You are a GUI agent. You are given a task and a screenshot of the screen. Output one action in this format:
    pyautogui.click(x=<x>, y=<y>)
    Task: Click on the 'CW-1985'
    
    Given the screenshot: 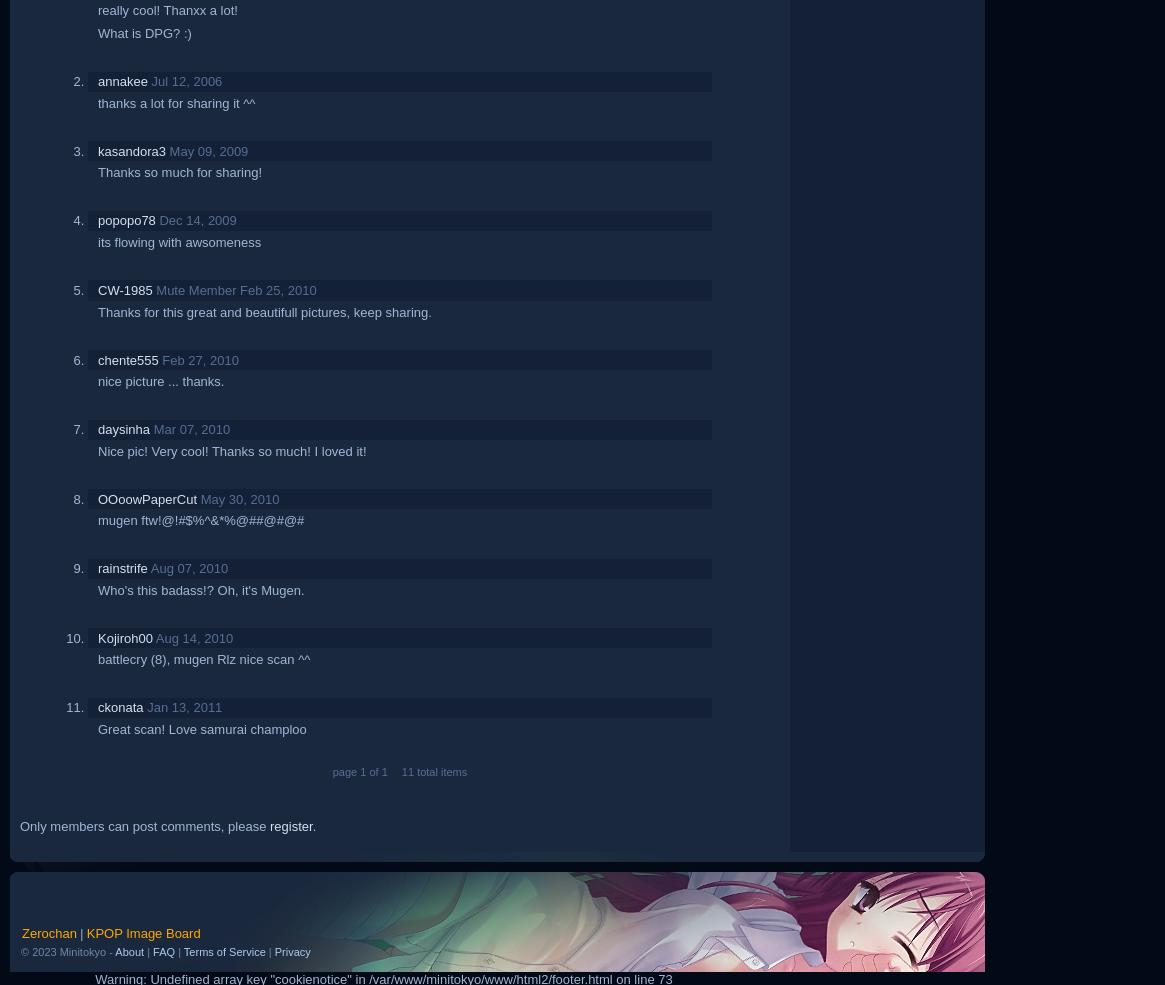 What is the action you would take?
    pyautogui.click(x=125, y=289)
    